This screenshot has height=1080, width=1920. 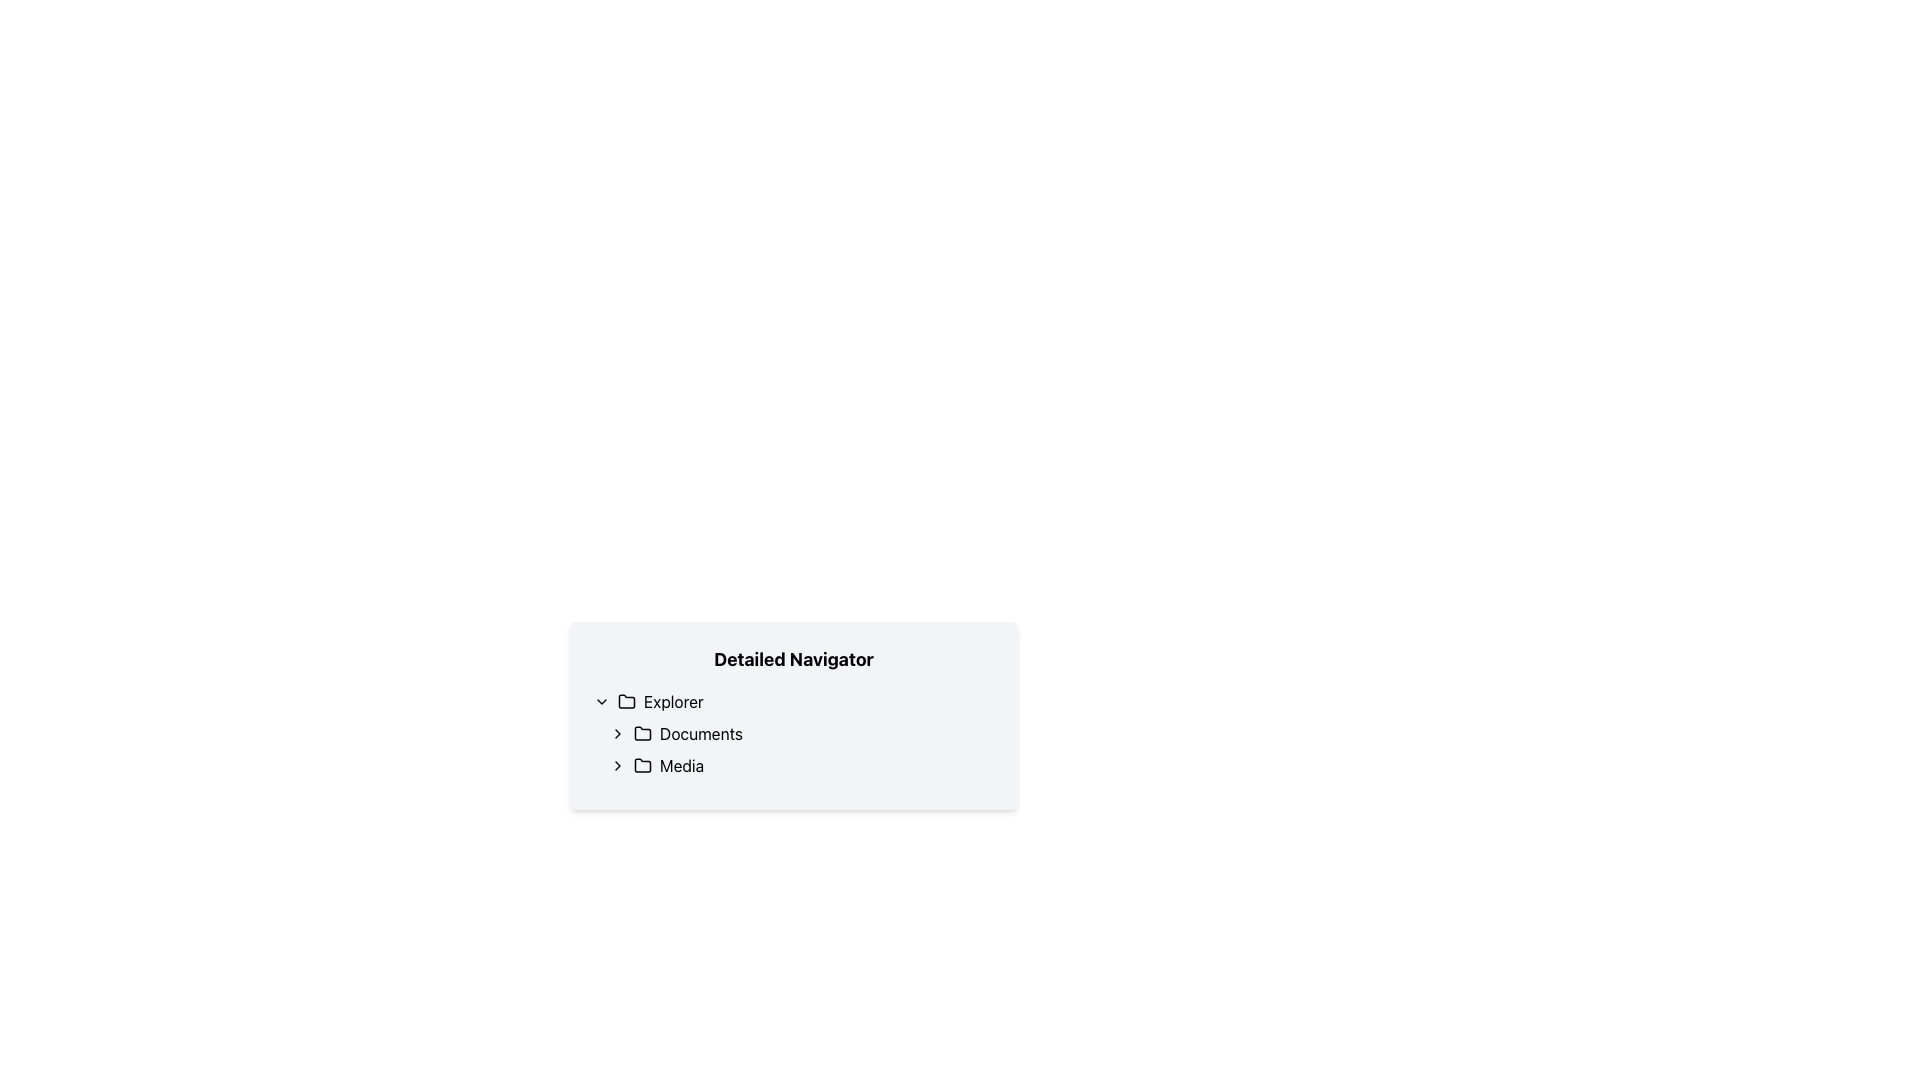 What do you see at coordinates (617, 765) in the screenshot?
I see `the rightward-pointing chevron icon located to the left of the 'Media' text` at bounding box center [617, 765].